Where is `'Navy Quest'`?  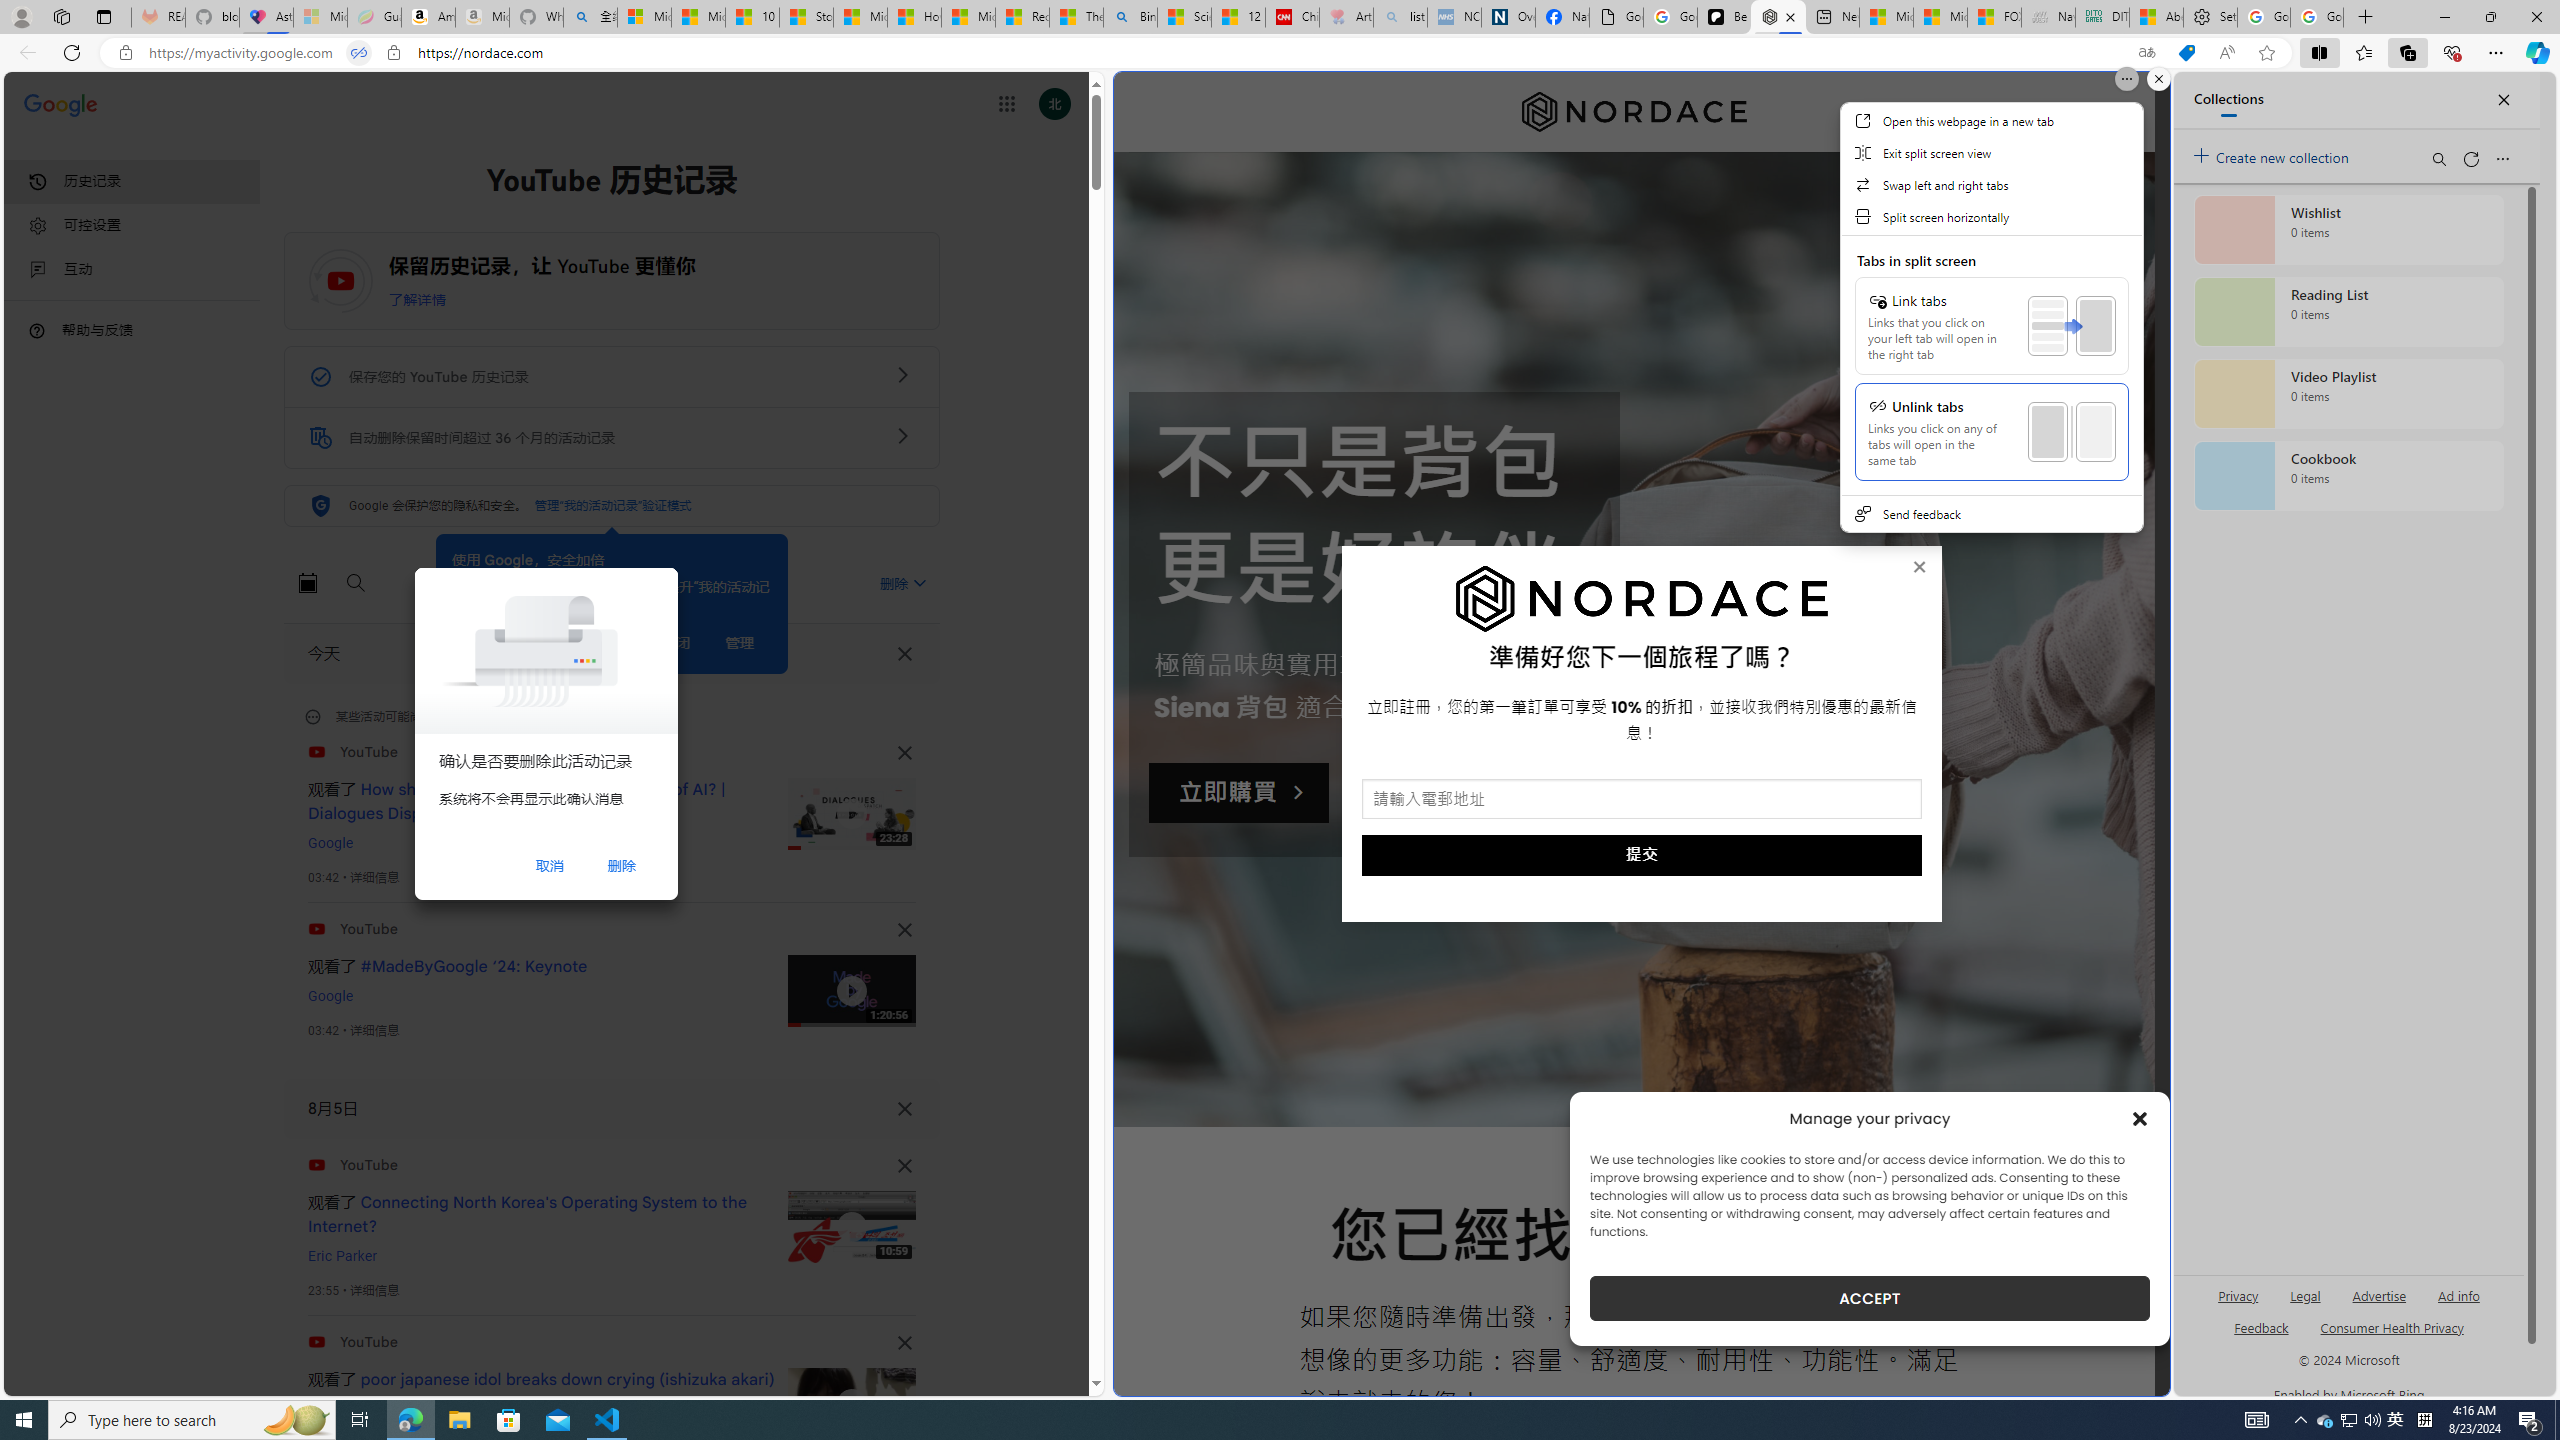 'Navy Quest' is located at coordinates (2047, 16).